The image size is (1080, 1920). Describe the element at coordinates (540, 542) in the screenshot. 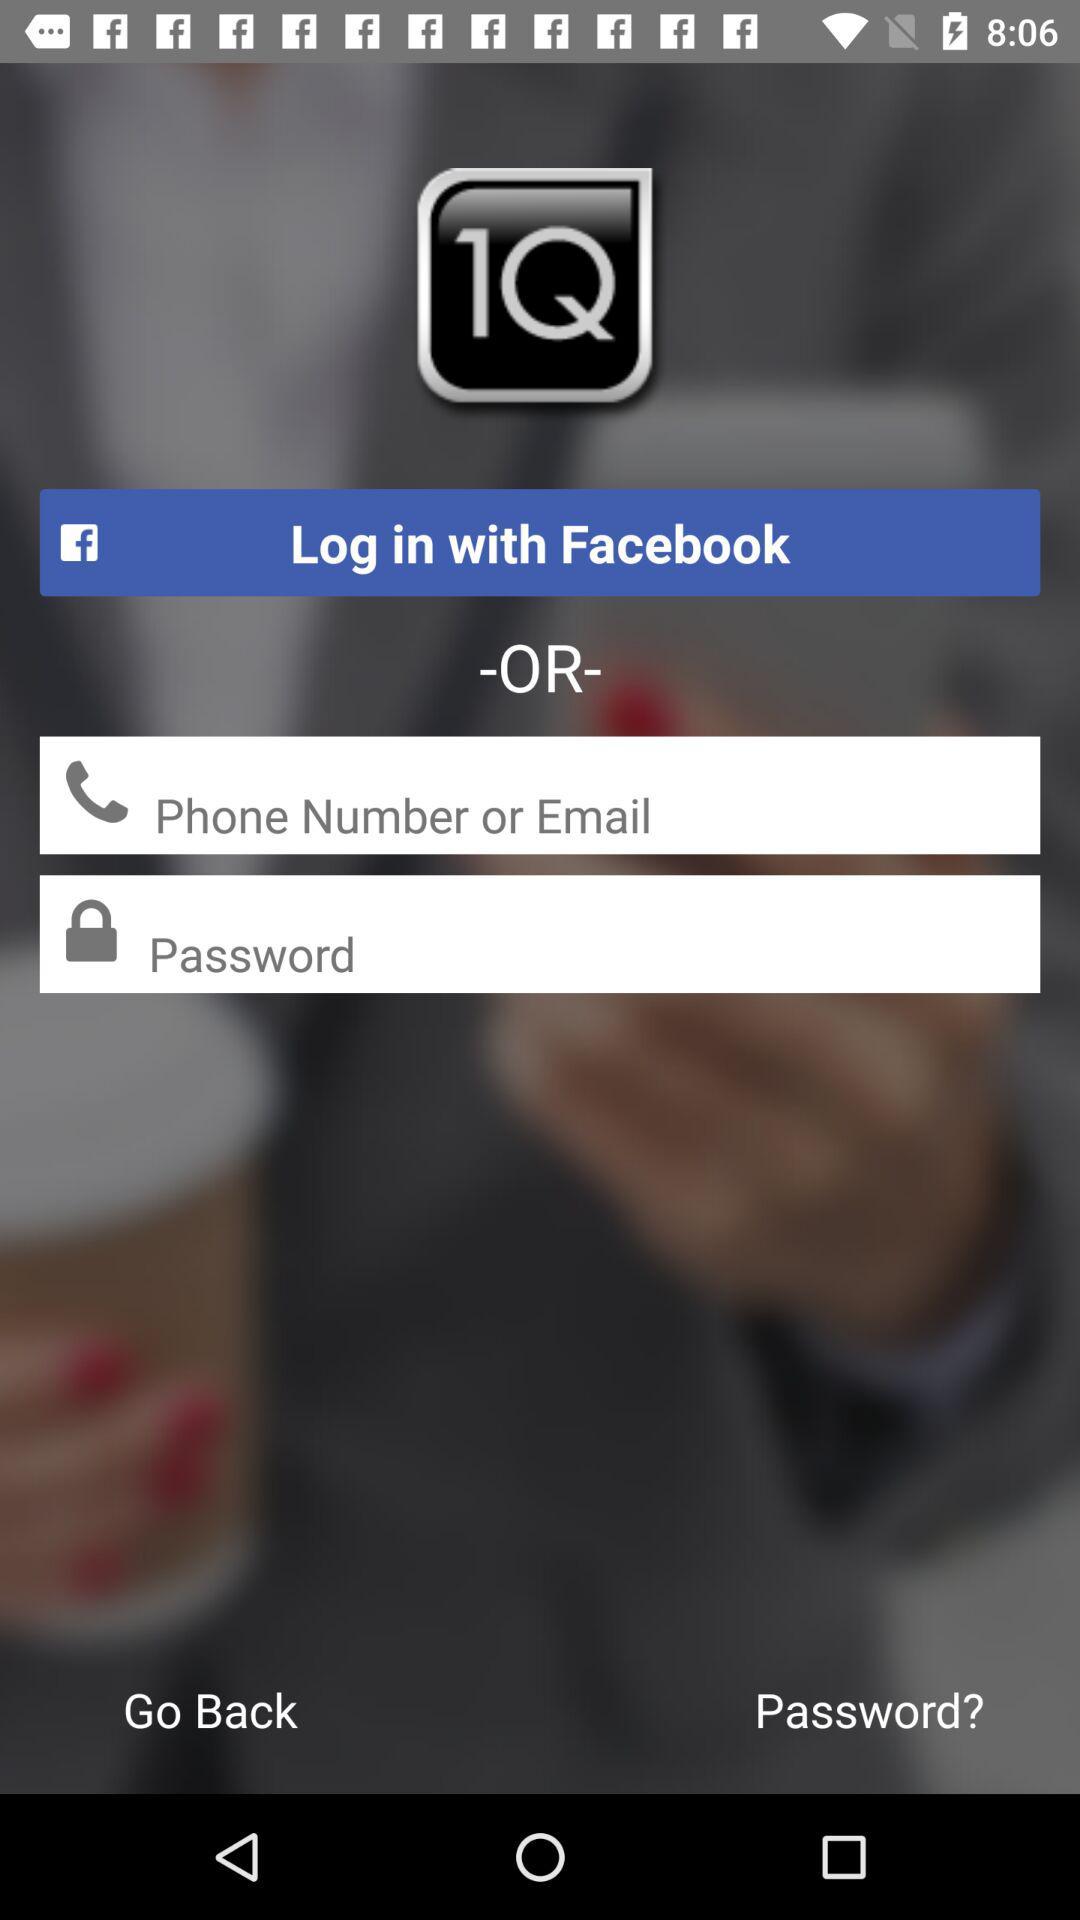

I see `log in with` at that location.